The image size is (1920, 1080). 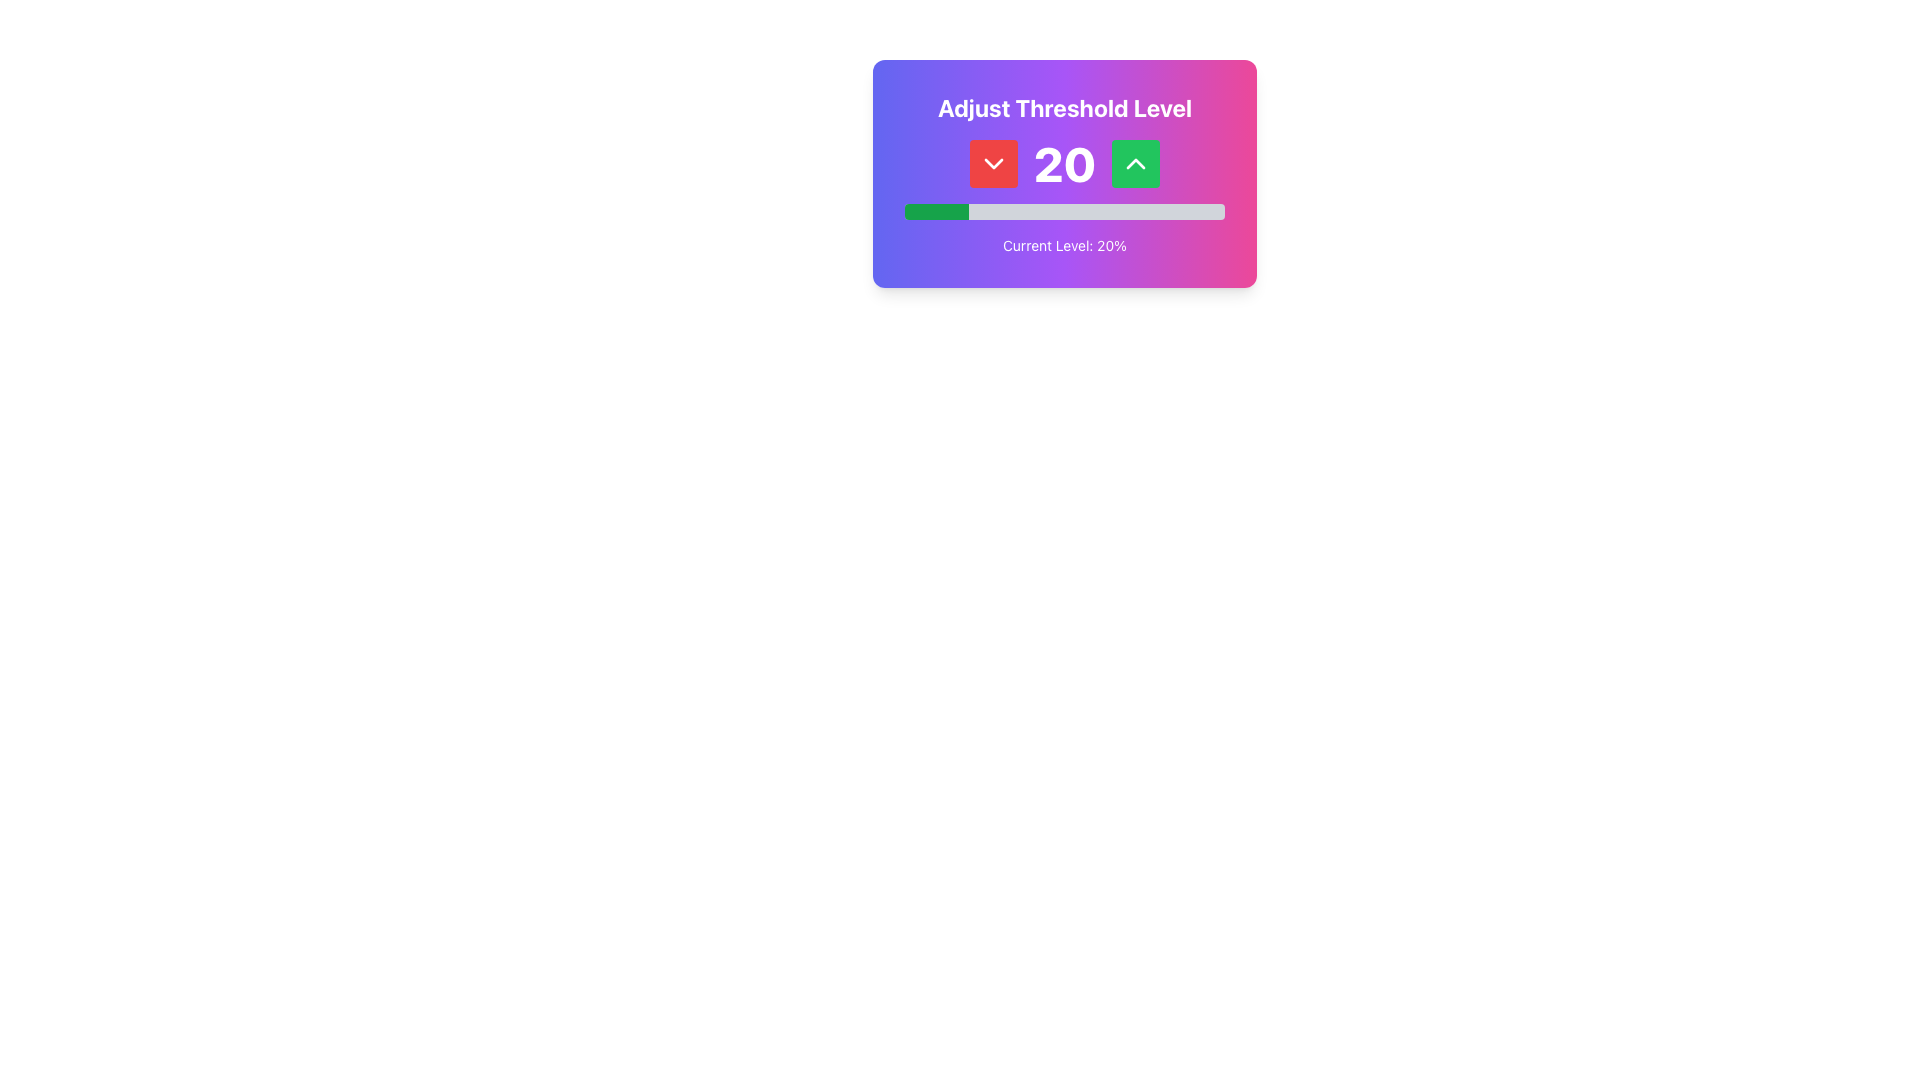 What do you see at coordinates (1064, 245) in the screenshot?
I see `the text label displaying 'Current Level: 20%' located at the bottom part of the card with a gradient background, situated below a progress bar` at bounding box center [1064, 245].